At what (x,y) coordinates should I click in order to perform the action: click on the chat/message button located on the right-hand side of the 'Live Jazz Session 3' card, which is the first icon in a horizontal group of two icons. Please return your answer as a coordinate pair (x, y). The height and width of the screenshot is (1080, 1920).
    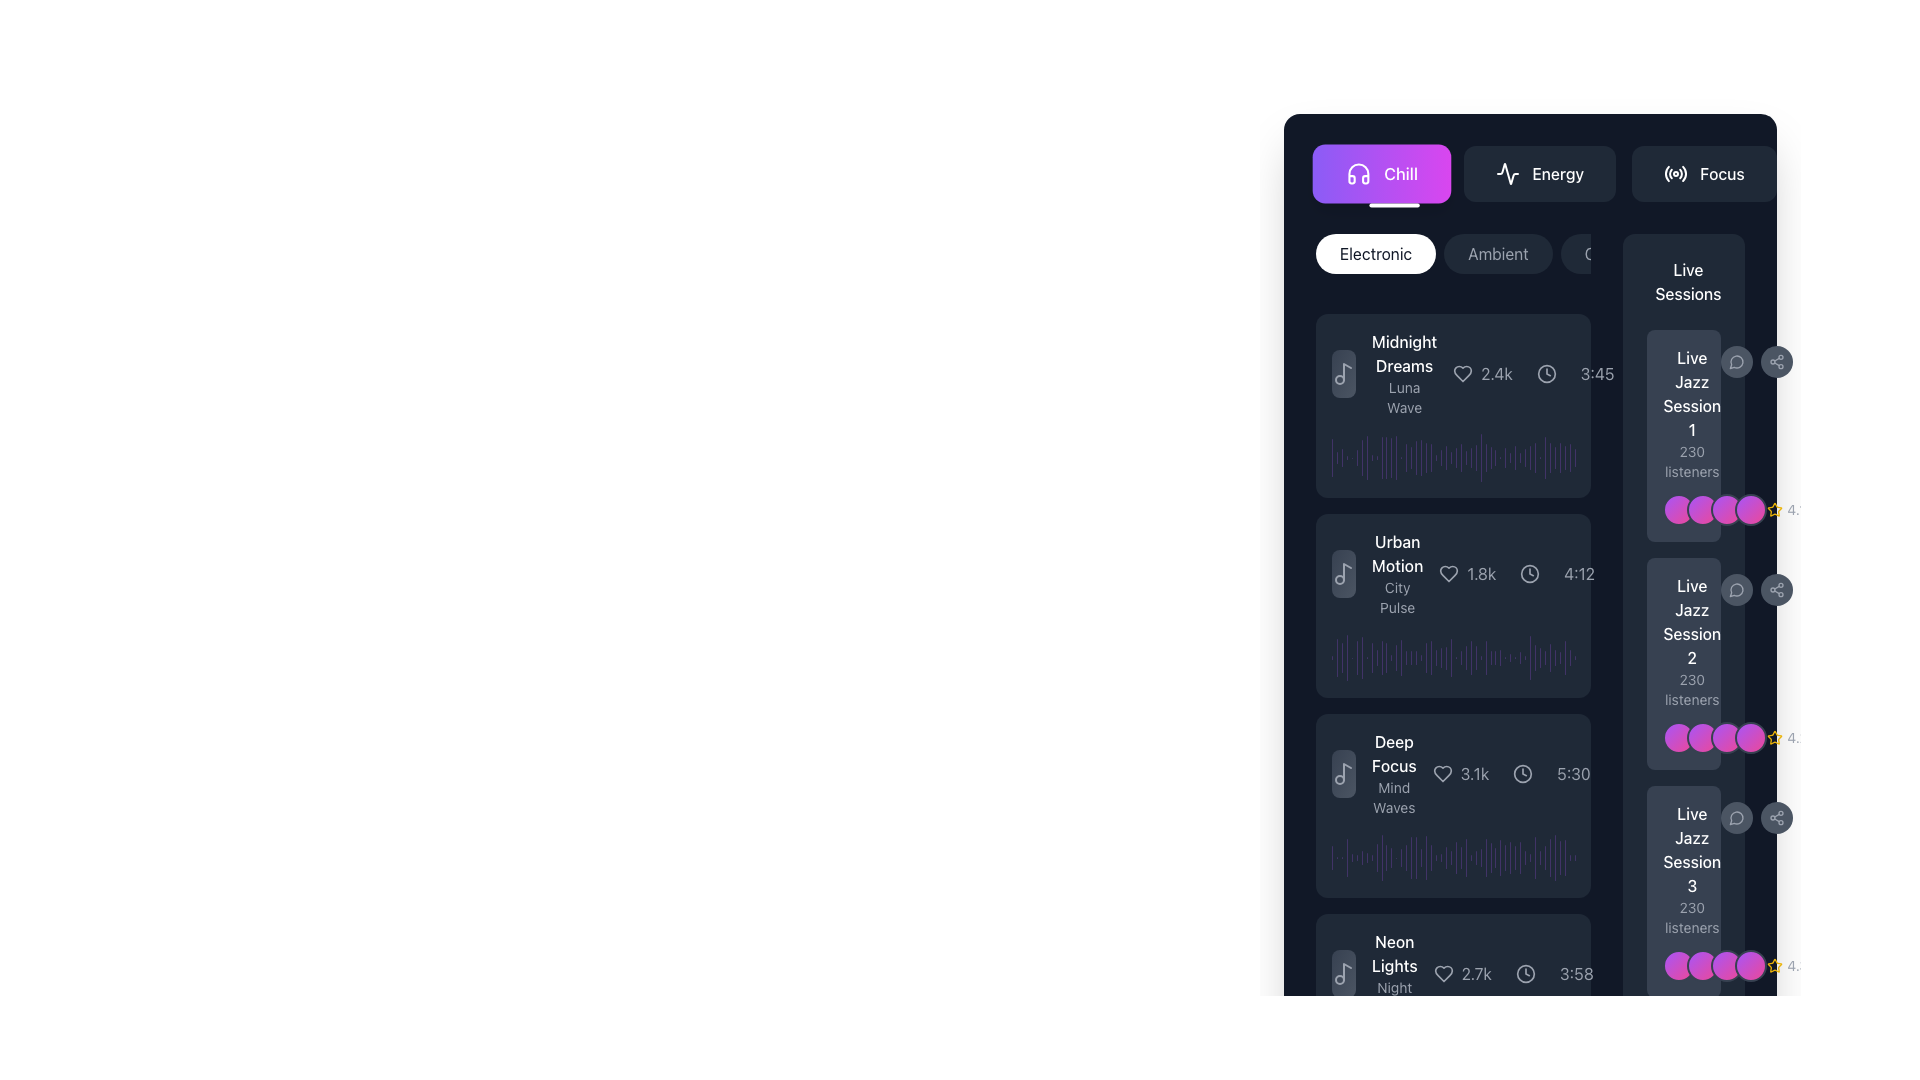
    Looking at the image, I should click on (1736, 817).